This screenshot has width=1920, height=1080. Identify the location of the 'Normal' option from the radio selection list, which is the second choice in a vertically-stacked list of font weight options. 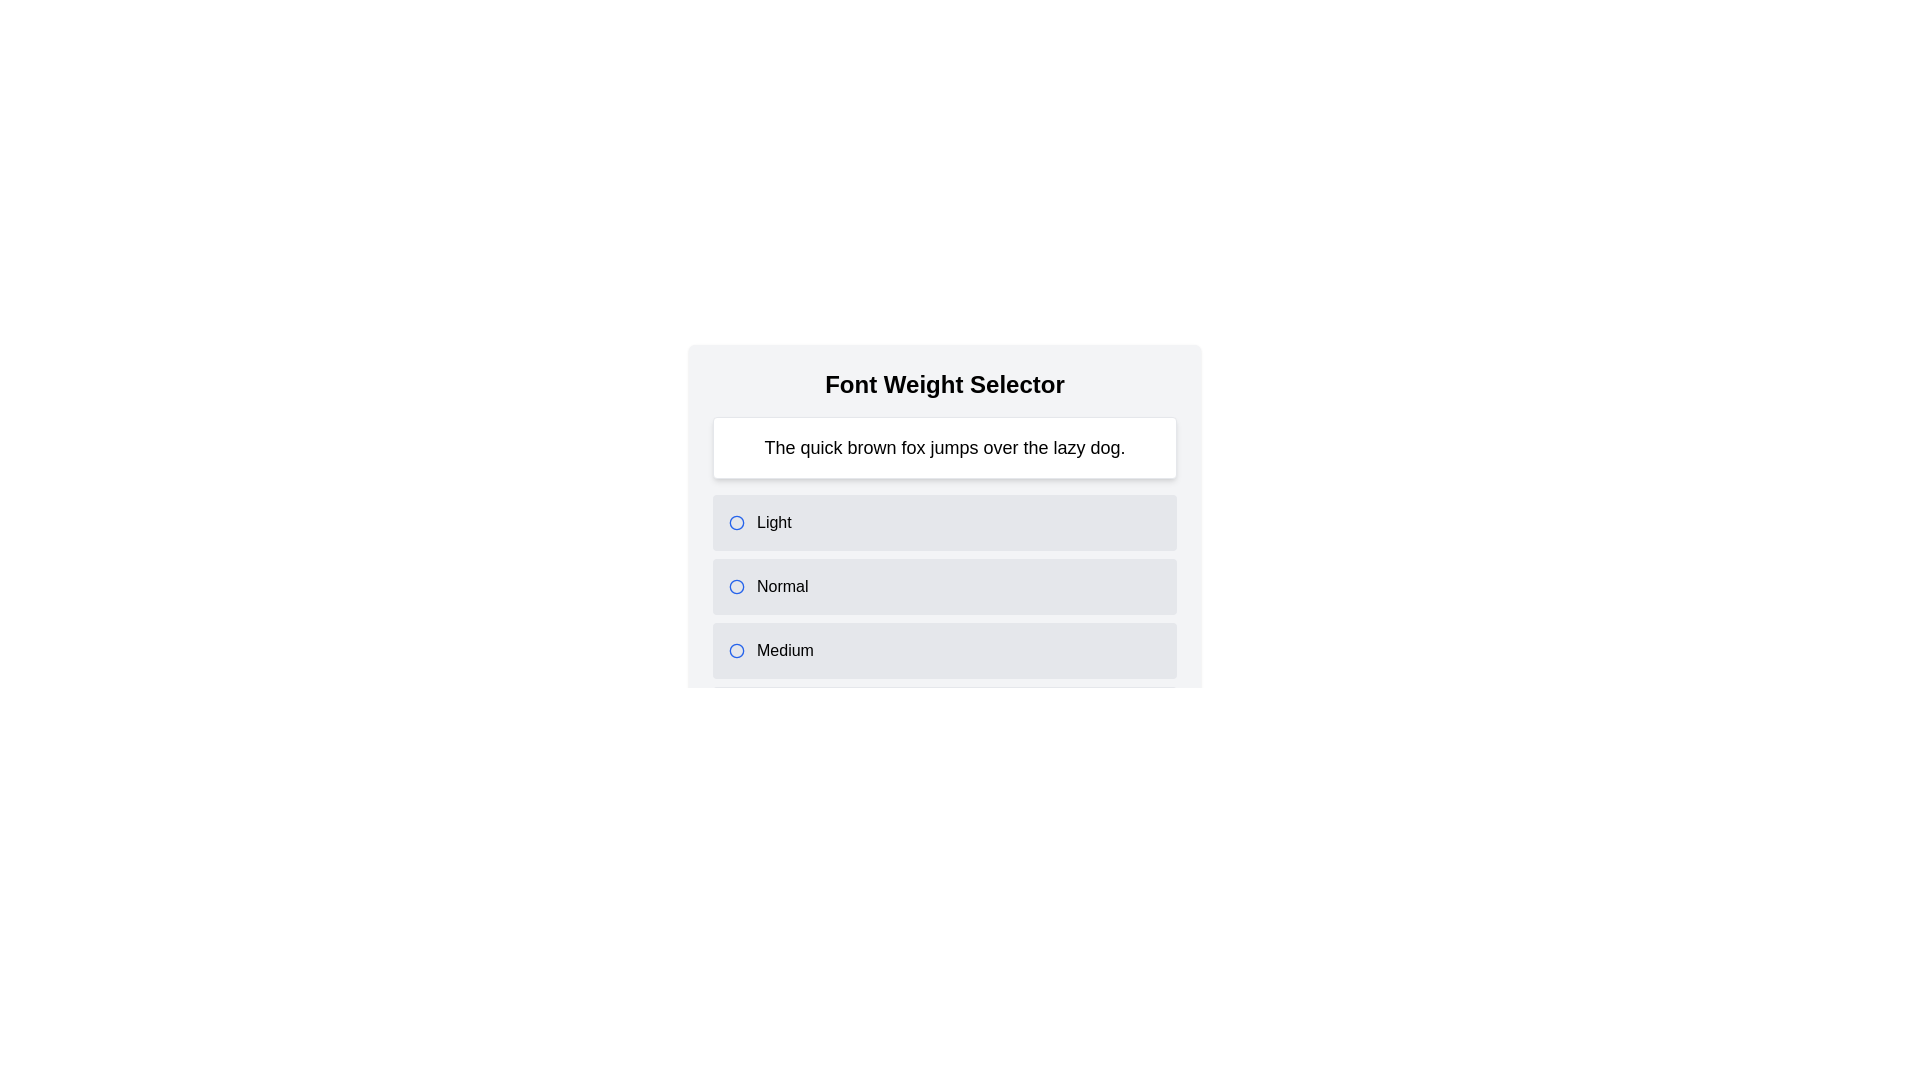
(944, 586).